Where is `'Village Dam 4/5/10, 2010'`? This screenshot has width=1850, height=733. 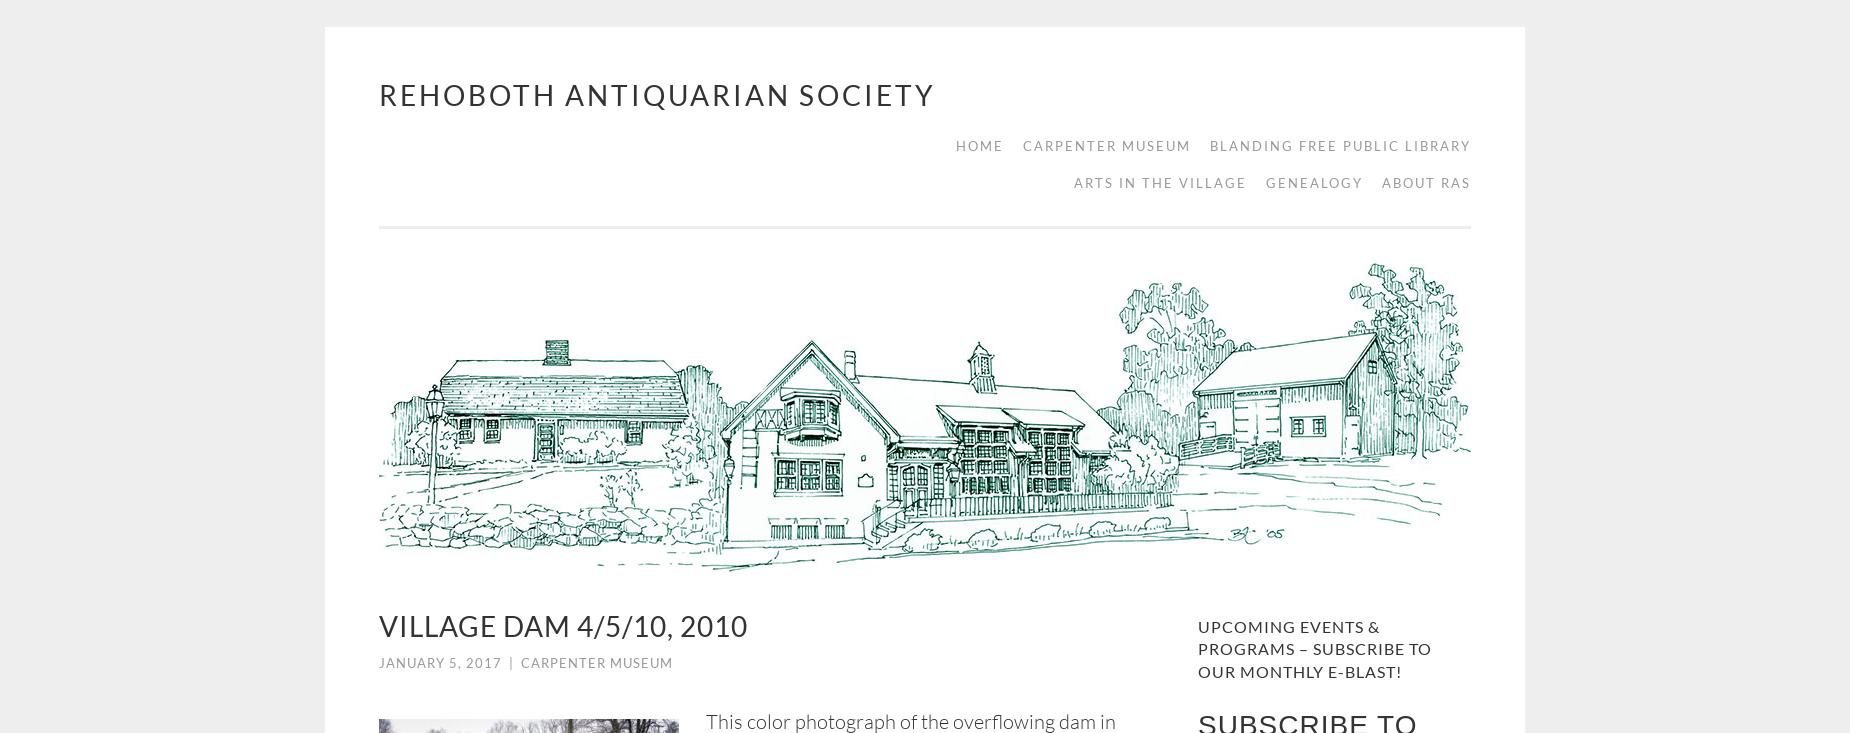
'Village Dam 4/5/10, 2010' is located at coordinates (563, 624).